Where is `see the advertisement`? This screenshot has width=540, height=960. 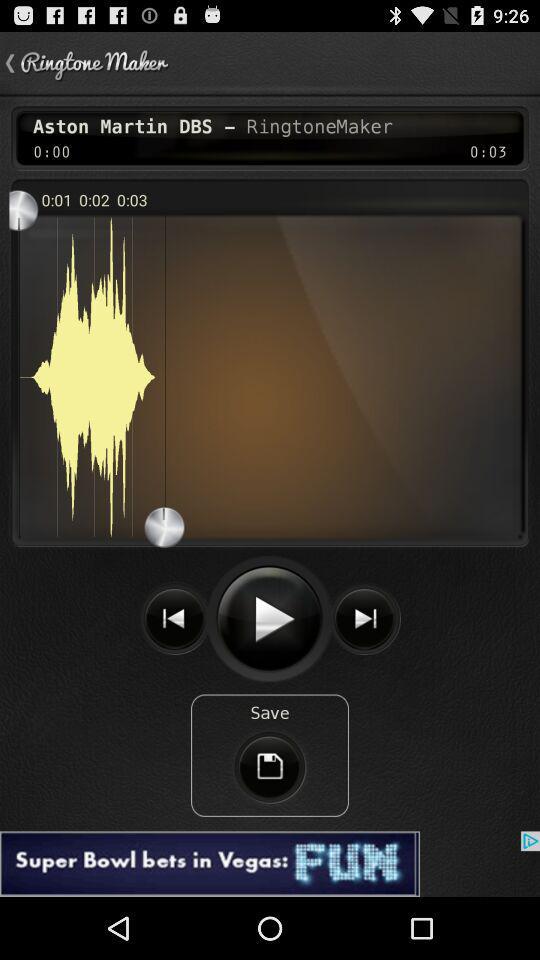
see the advertisement is located at coordinates (270, 863).